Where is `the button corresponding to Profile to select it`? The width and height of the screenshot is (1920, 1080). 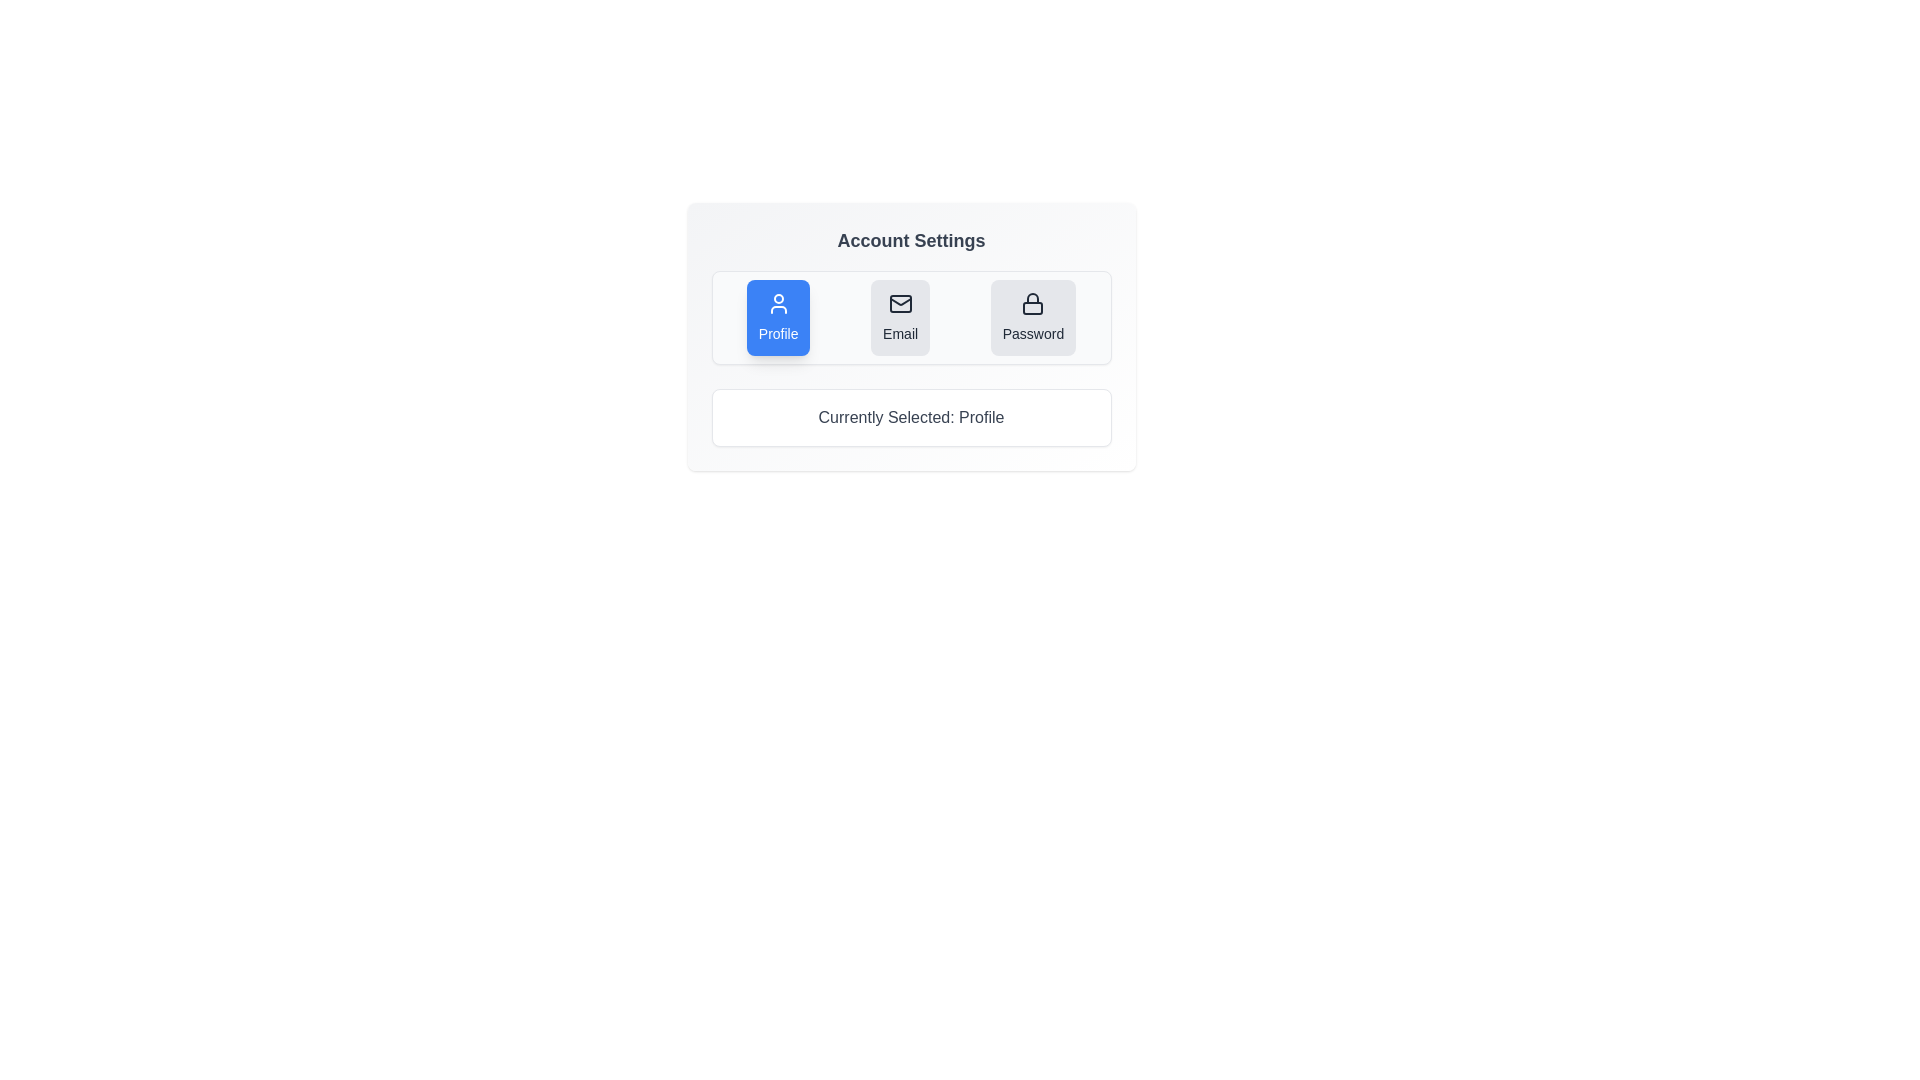
the button corresponding to Profile to select it is located at coordinates (777, 316).